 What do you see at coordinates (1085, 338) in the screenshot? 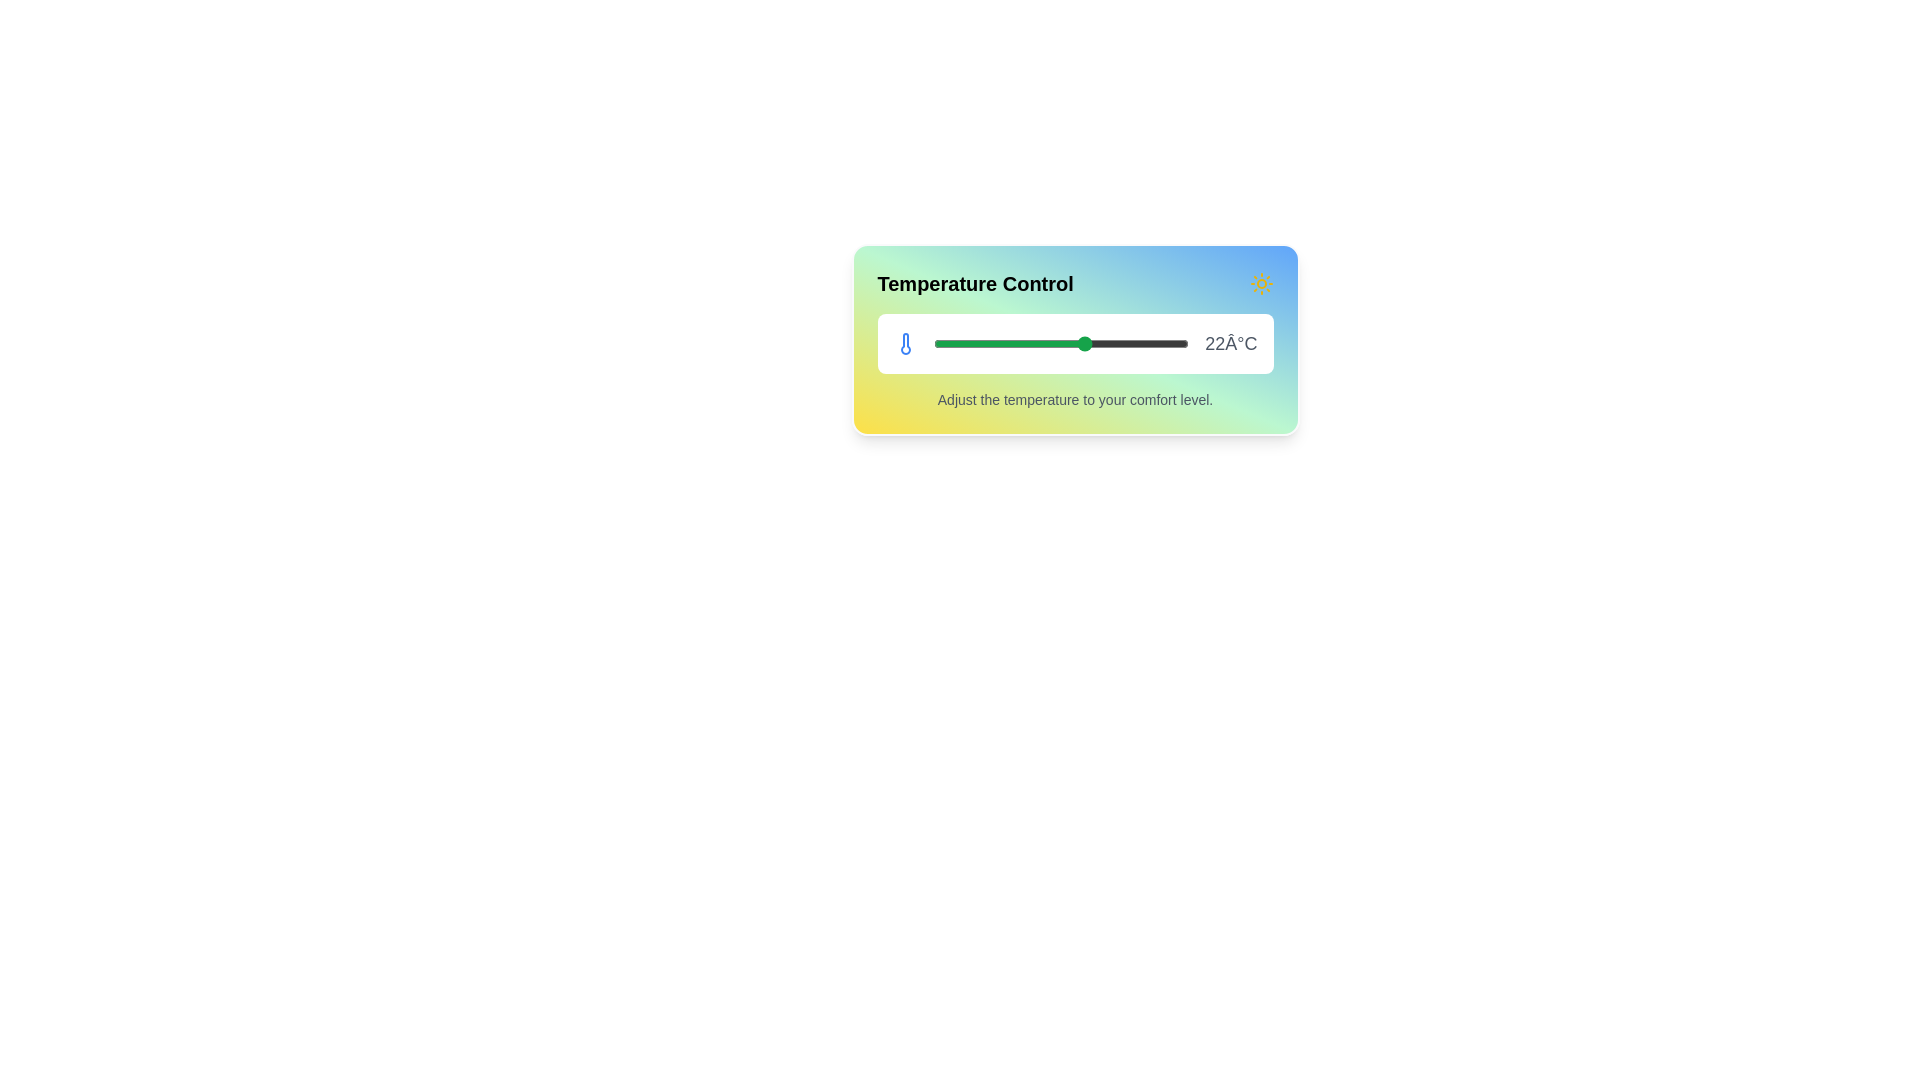
I see `the temperature` at bounding box center [1085, 338].